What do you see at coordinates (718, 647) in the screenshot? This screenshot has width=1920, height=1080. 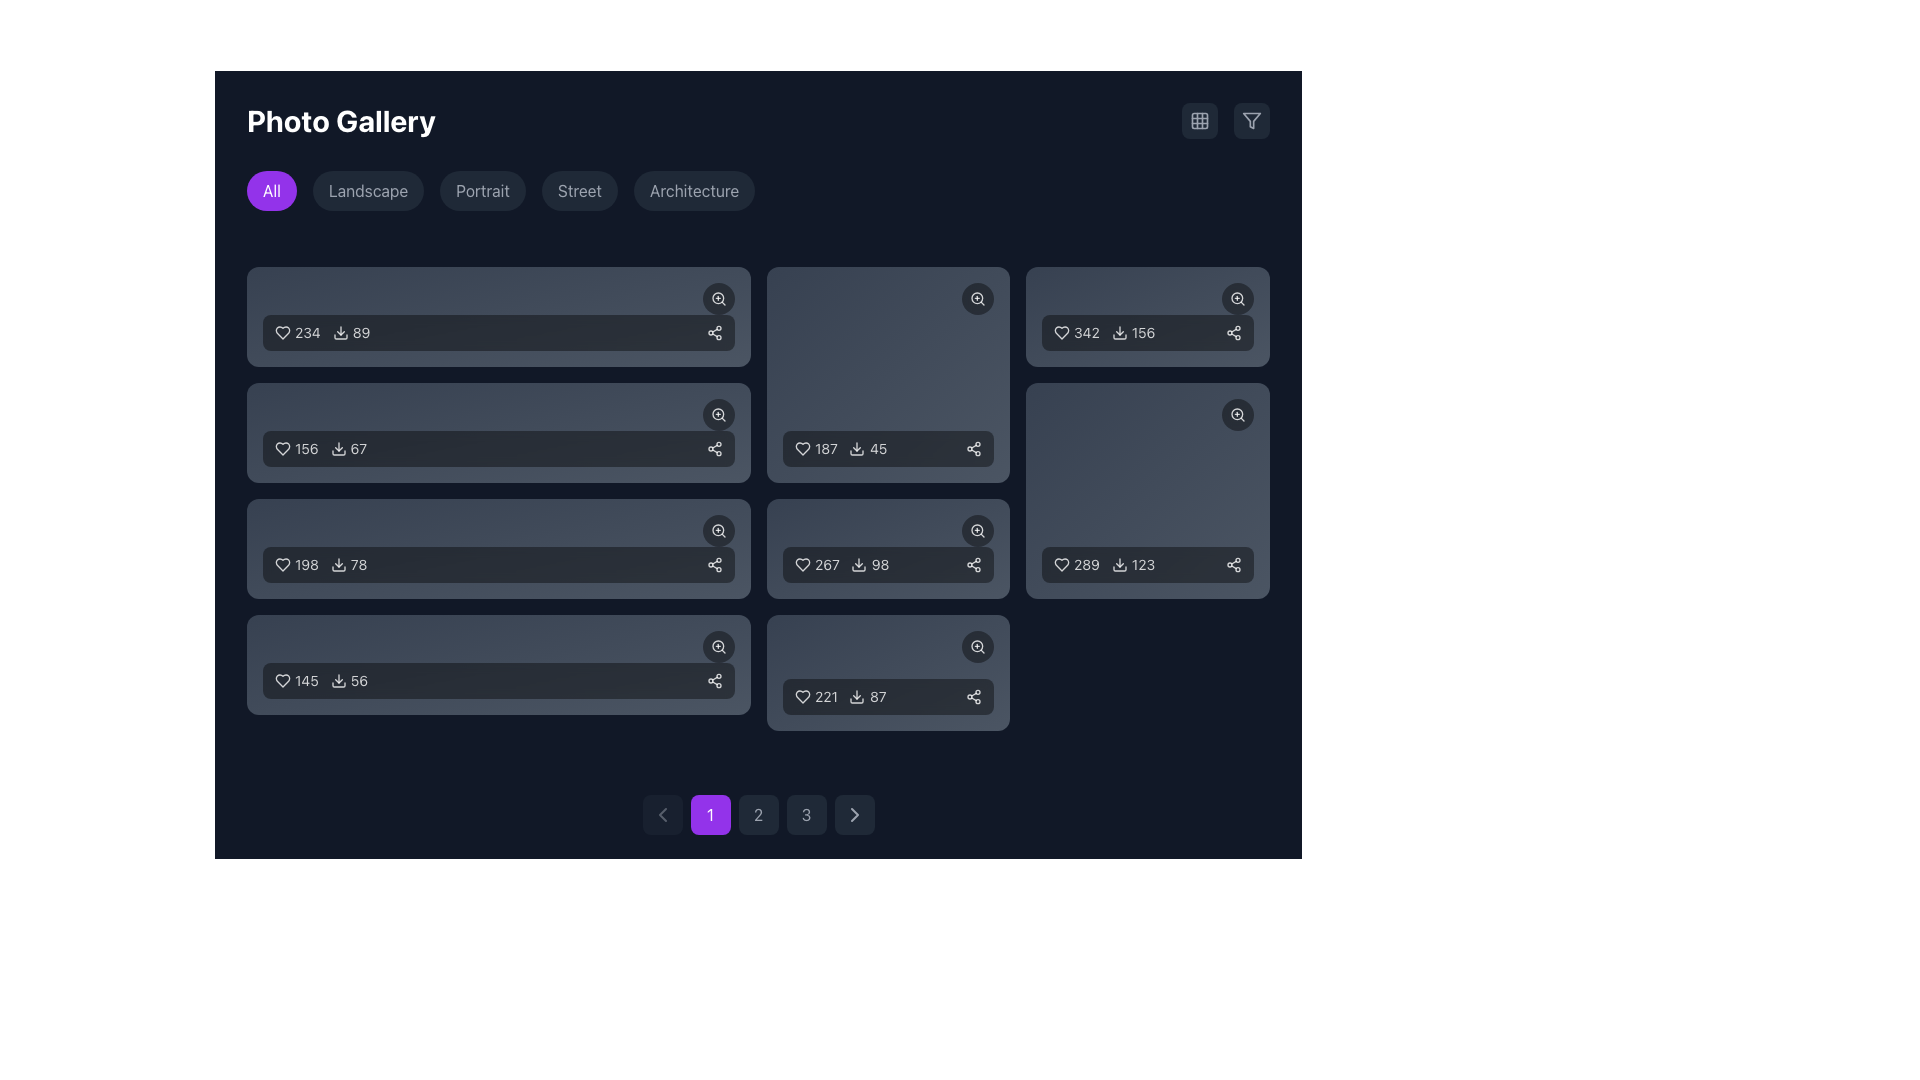 I see `the circular button with a magnifying glass icon located at the bottom right of the last card in the leftmost column to zoom in` at bounding box center [718, 647].